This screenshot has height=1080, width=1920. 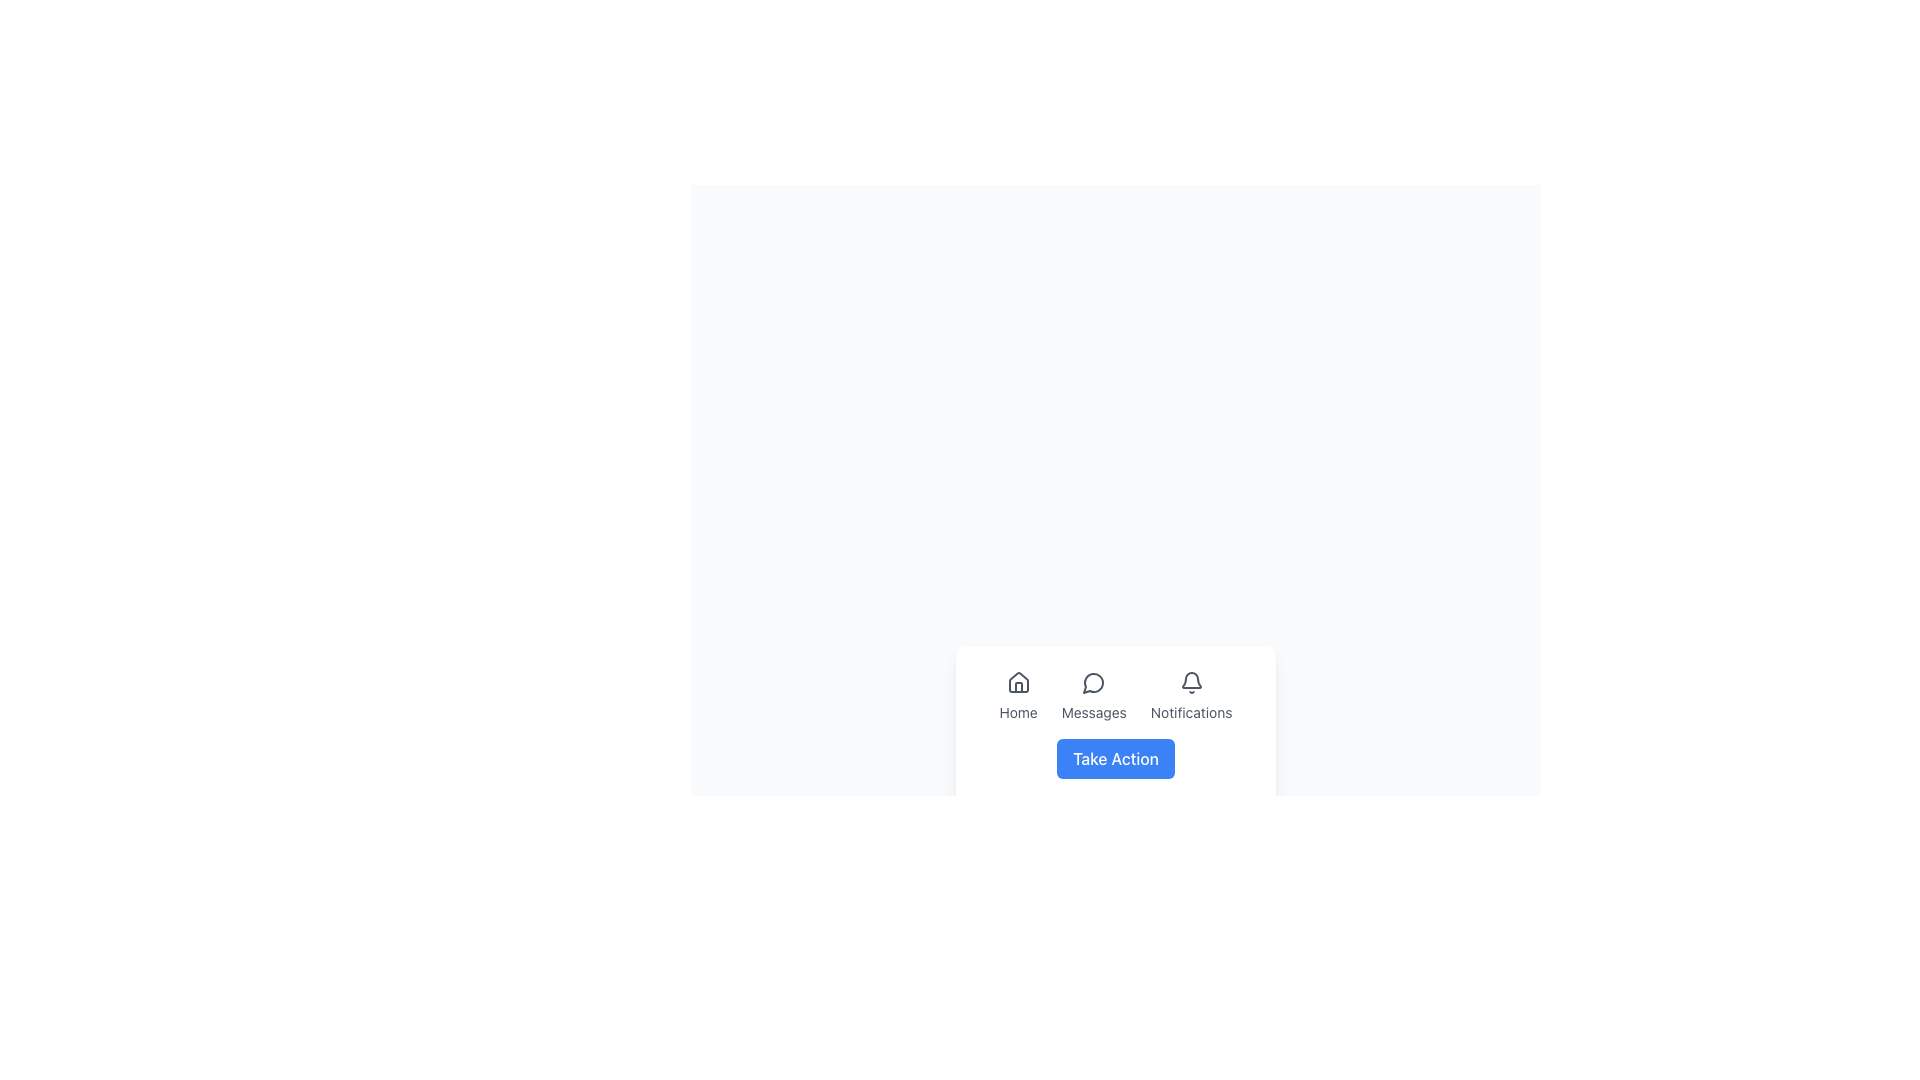 I want to click on the 'Notifications' button, which features a bell icon and a label styled in light gray that turns blue when hovered over, located at the rightmost side of the navigation bar, so click(x=1191, y=696).